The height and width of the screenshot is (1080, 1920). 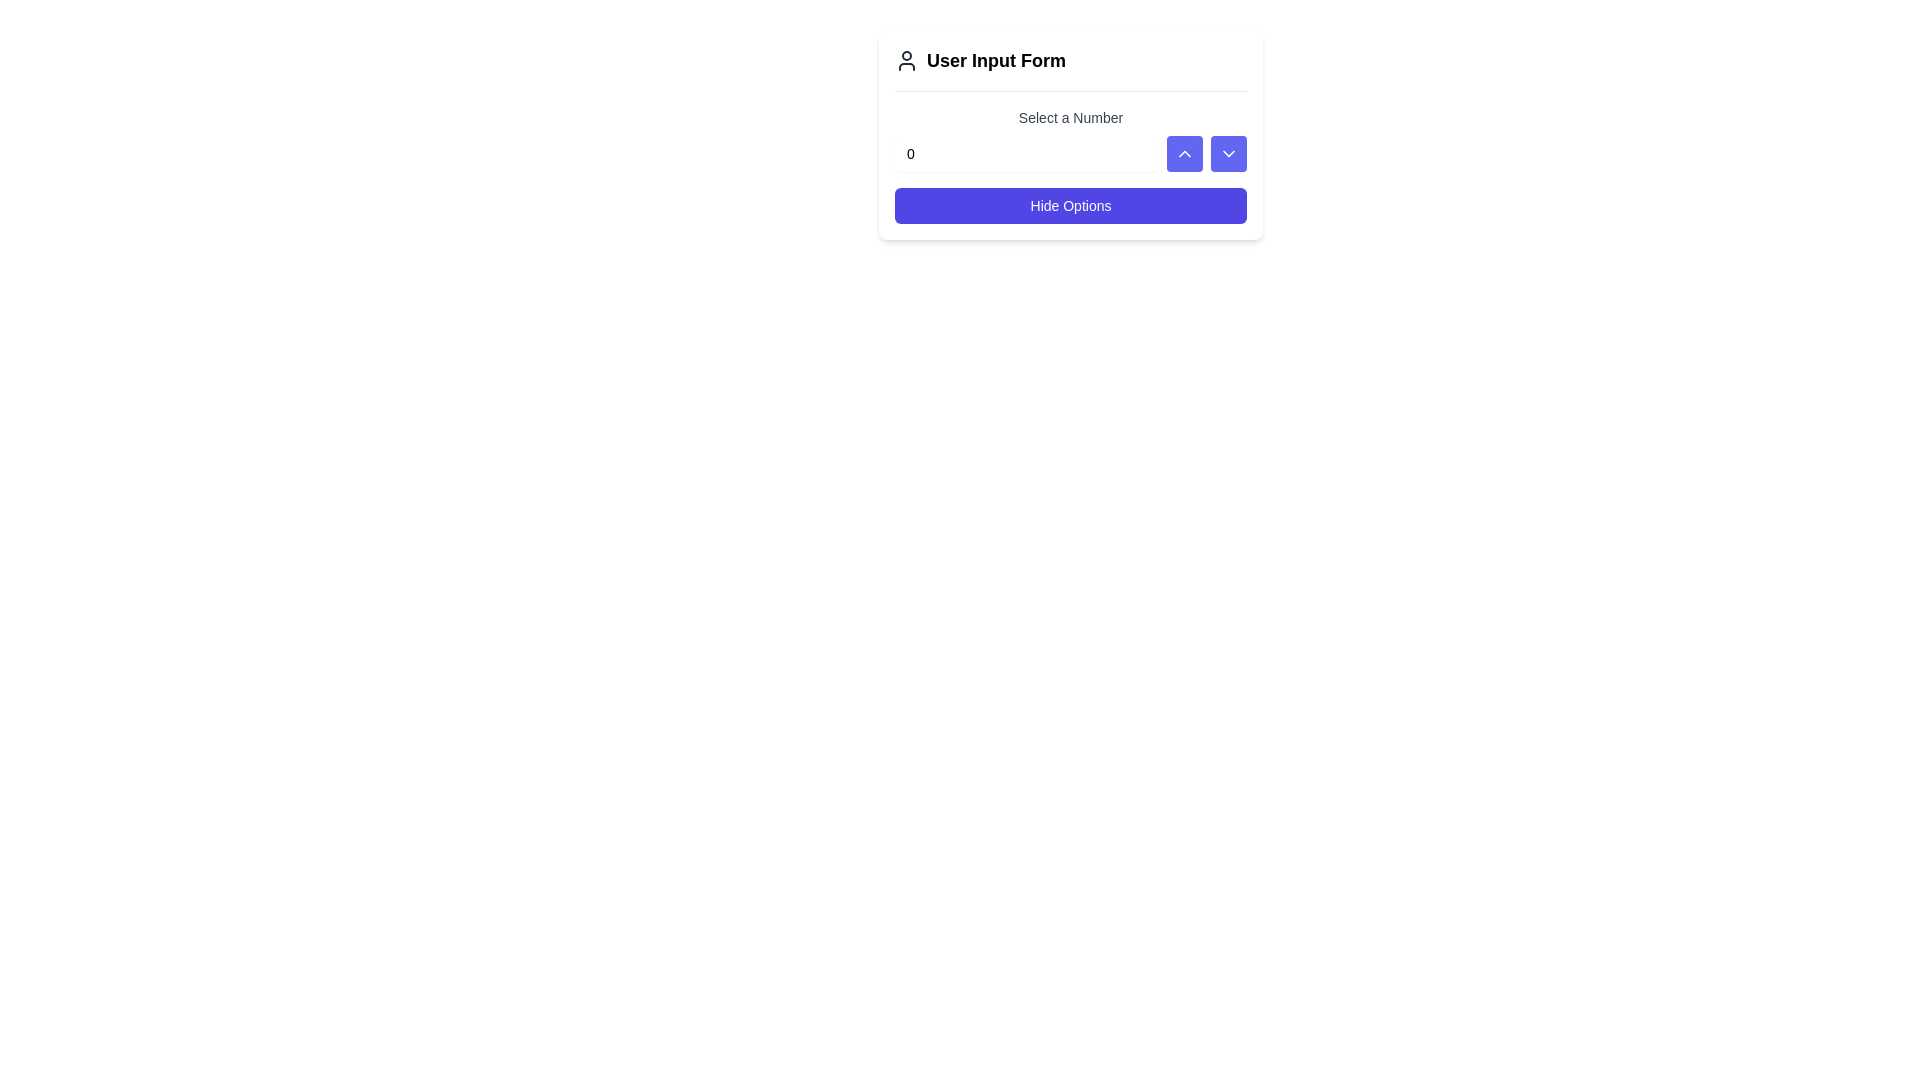 I want to click on the downward-facing chevron icon located within the blue-rounded square button, so click(x=1227, y=153).